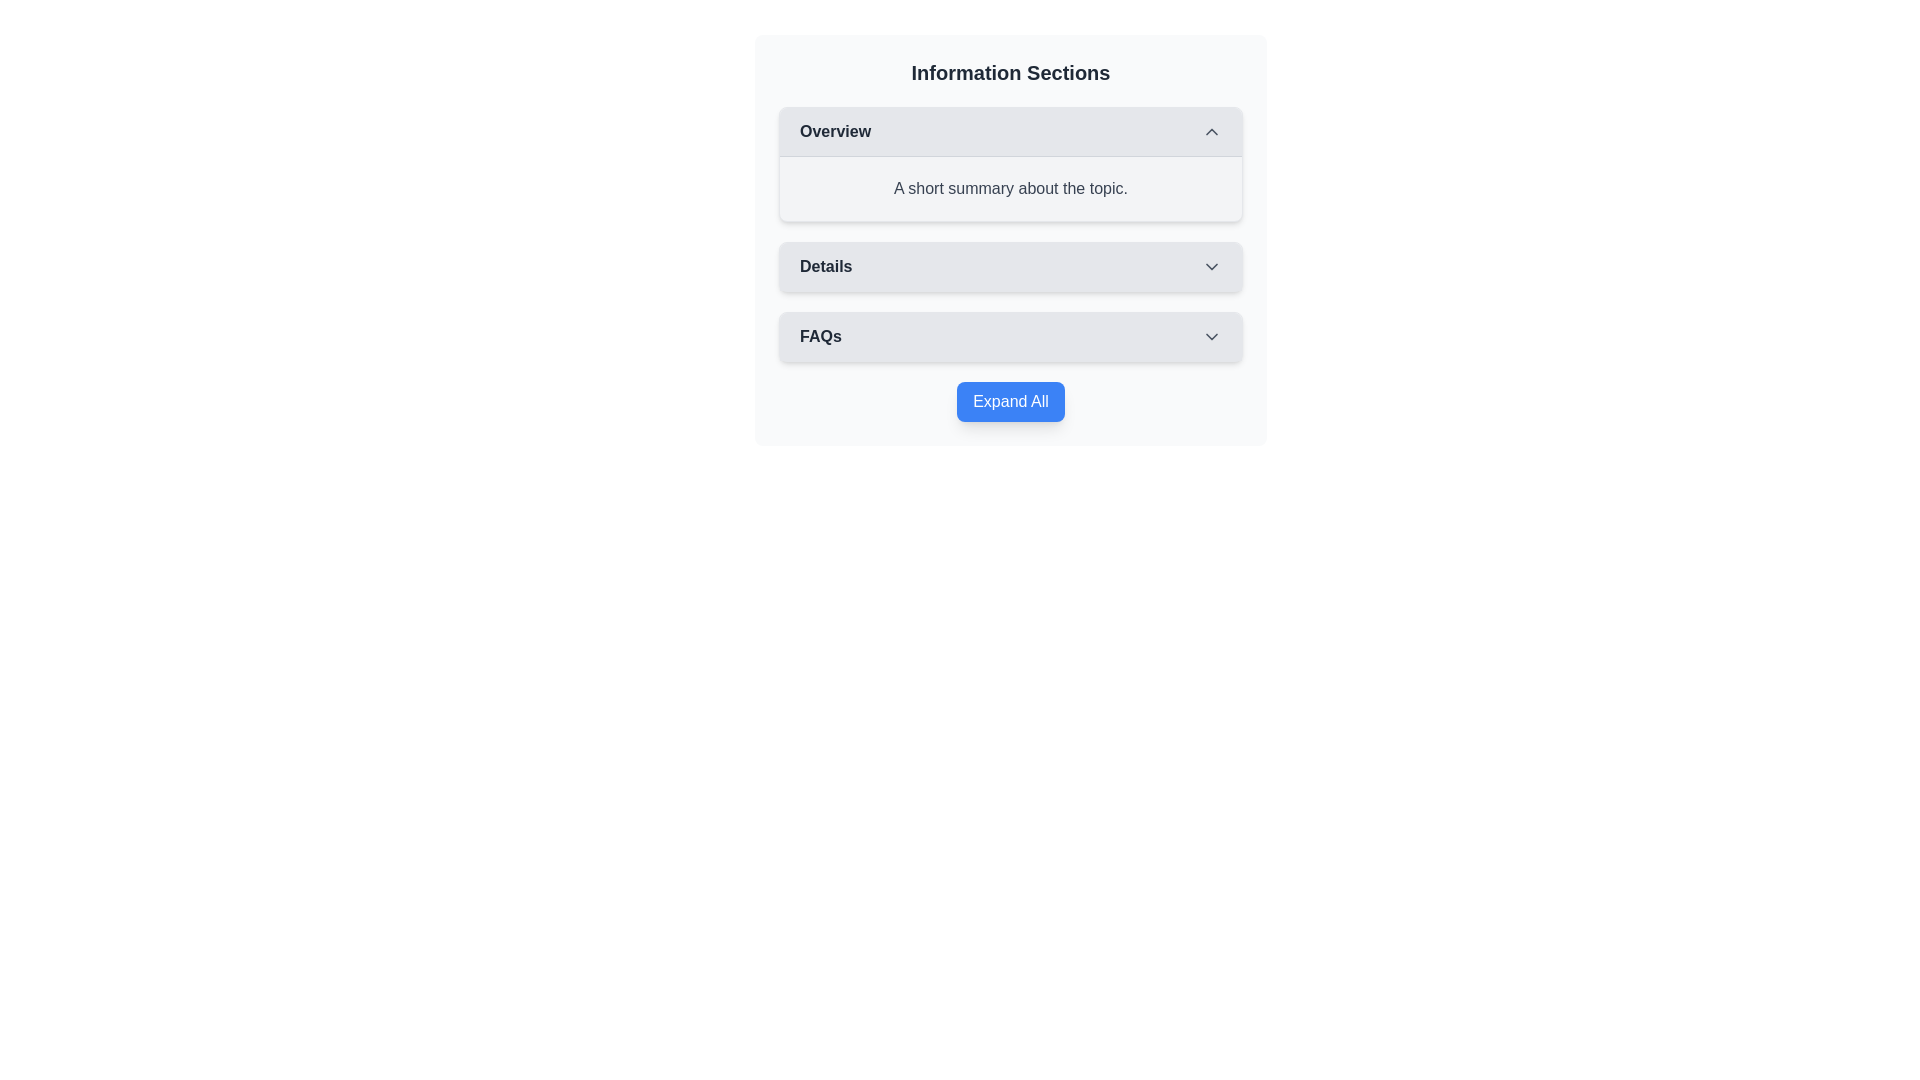 This screenshot has height=1080, width=1920. What do you see at coordinates (1011, 265) in the screenshot?
I see `the 'Details' button` at bounding box center [1011, 265].